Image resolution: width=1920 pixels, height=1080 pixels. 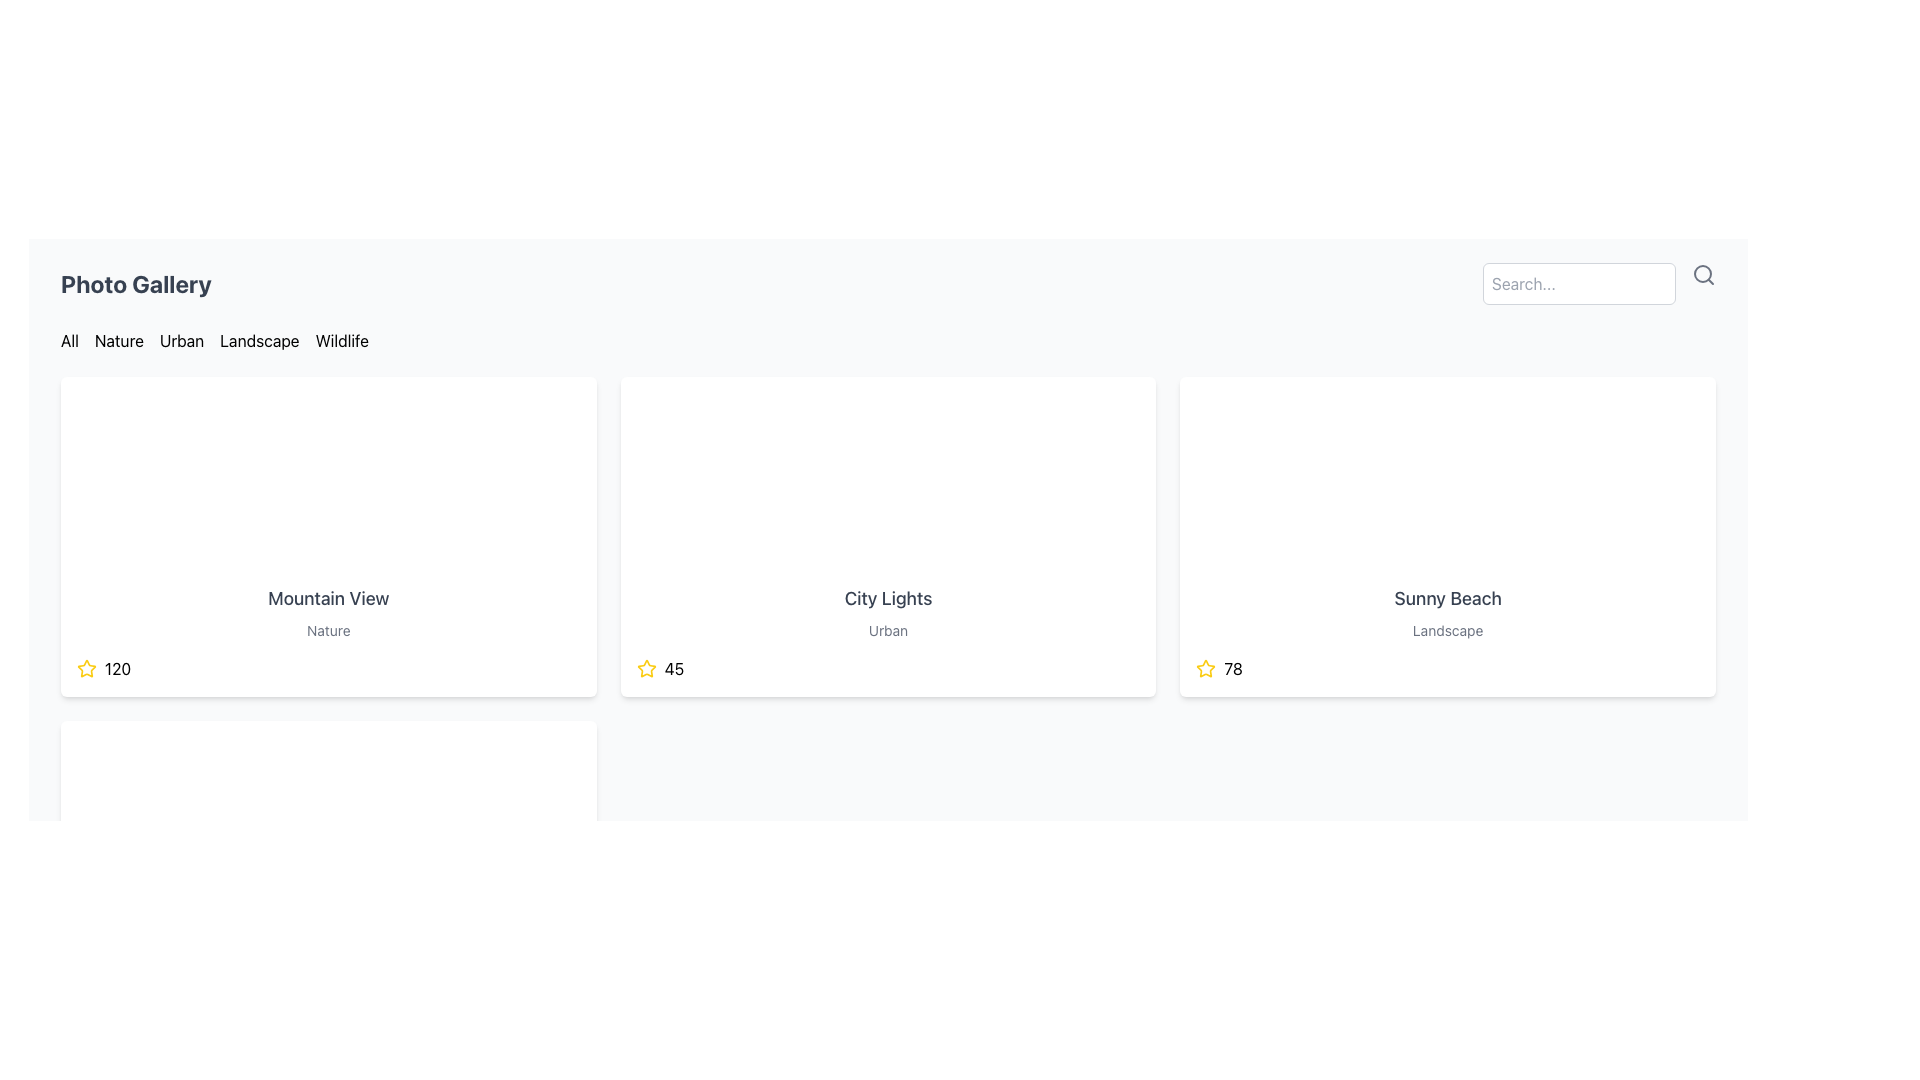 I want to click on displayed numerical label '45' that is styled with black text and located next to a yellow star icon, part of a rating or count display, so click(x=674, y=668).